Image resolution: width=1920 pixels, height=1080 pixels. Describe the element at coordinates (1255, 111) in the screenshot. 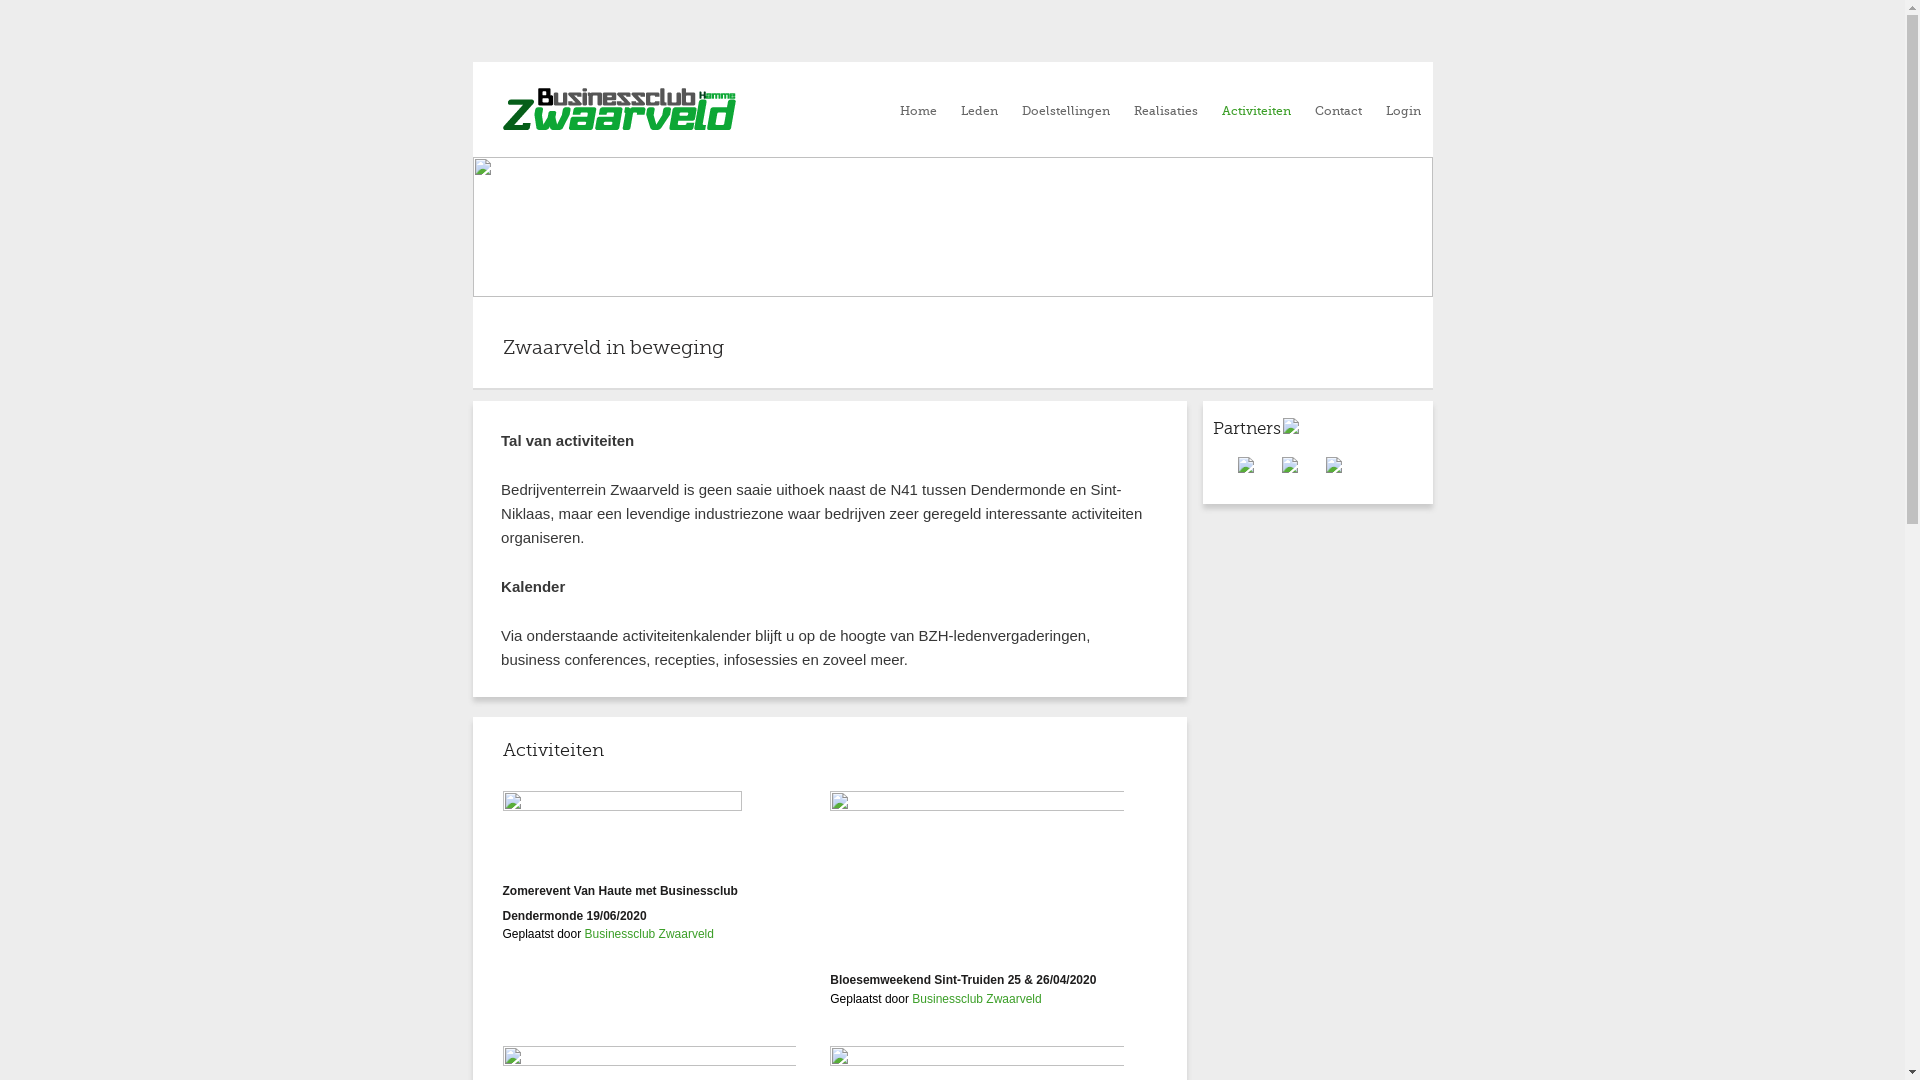

I see `'Activiteiten'` at that location.